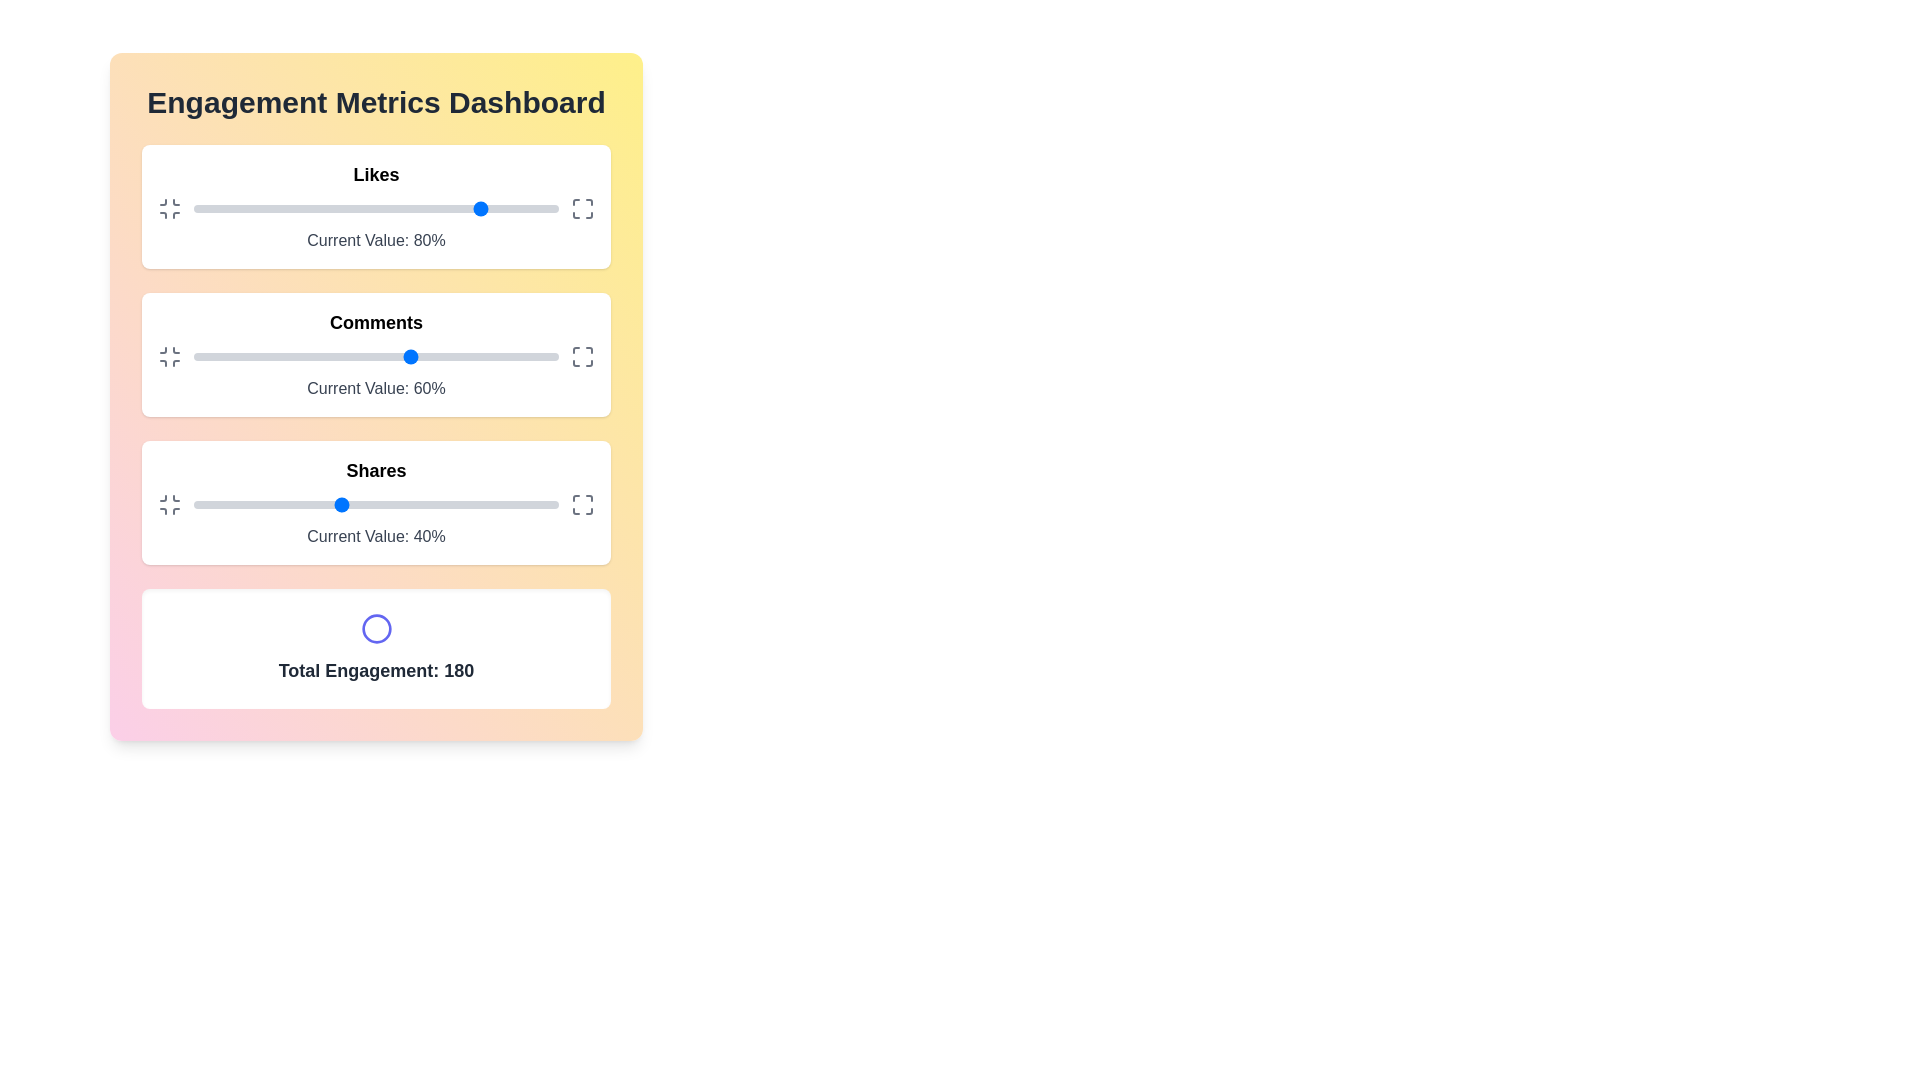 This screenshot has width=1920, height=1080. What do you see at coordinates (500, 356) in the screenshot?
I see `comments` at bounding box center [500, 356].